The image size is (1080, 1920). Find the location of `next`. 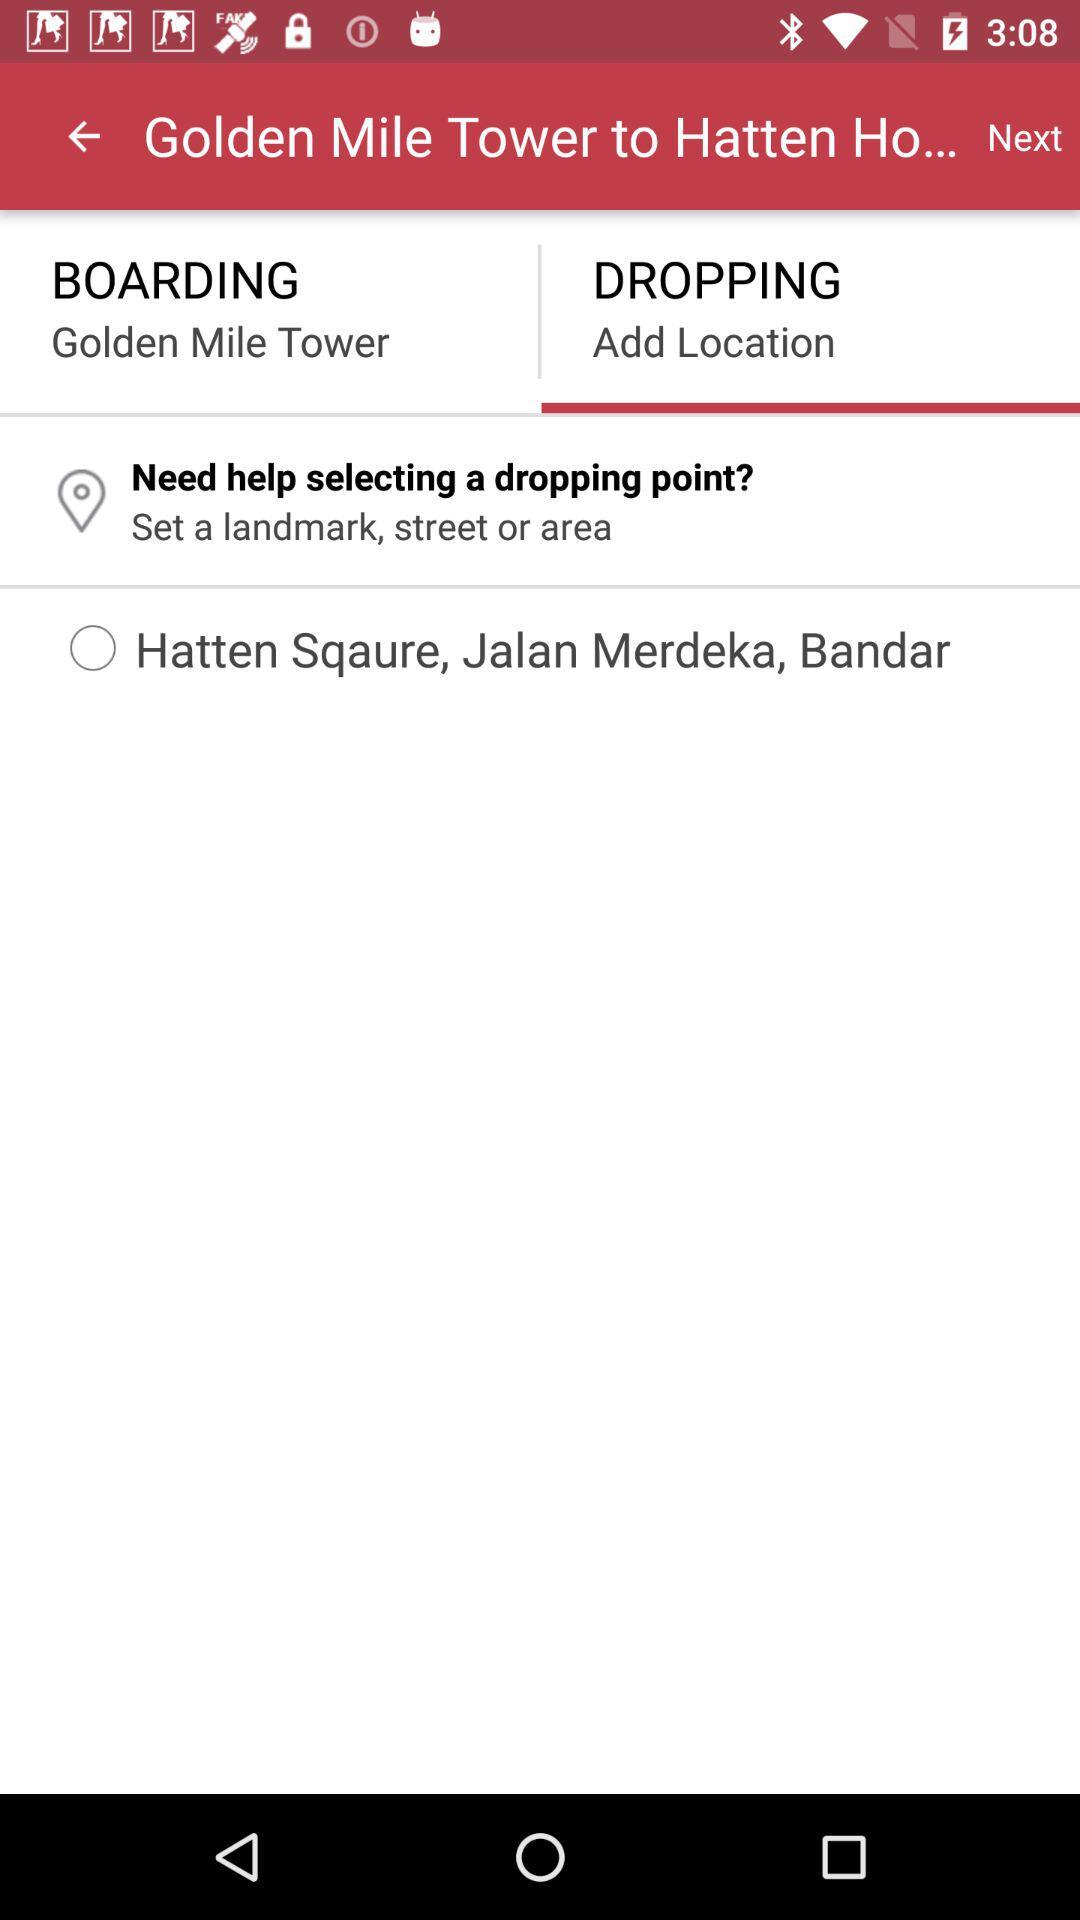

next is located at coordinates (1024, 135).